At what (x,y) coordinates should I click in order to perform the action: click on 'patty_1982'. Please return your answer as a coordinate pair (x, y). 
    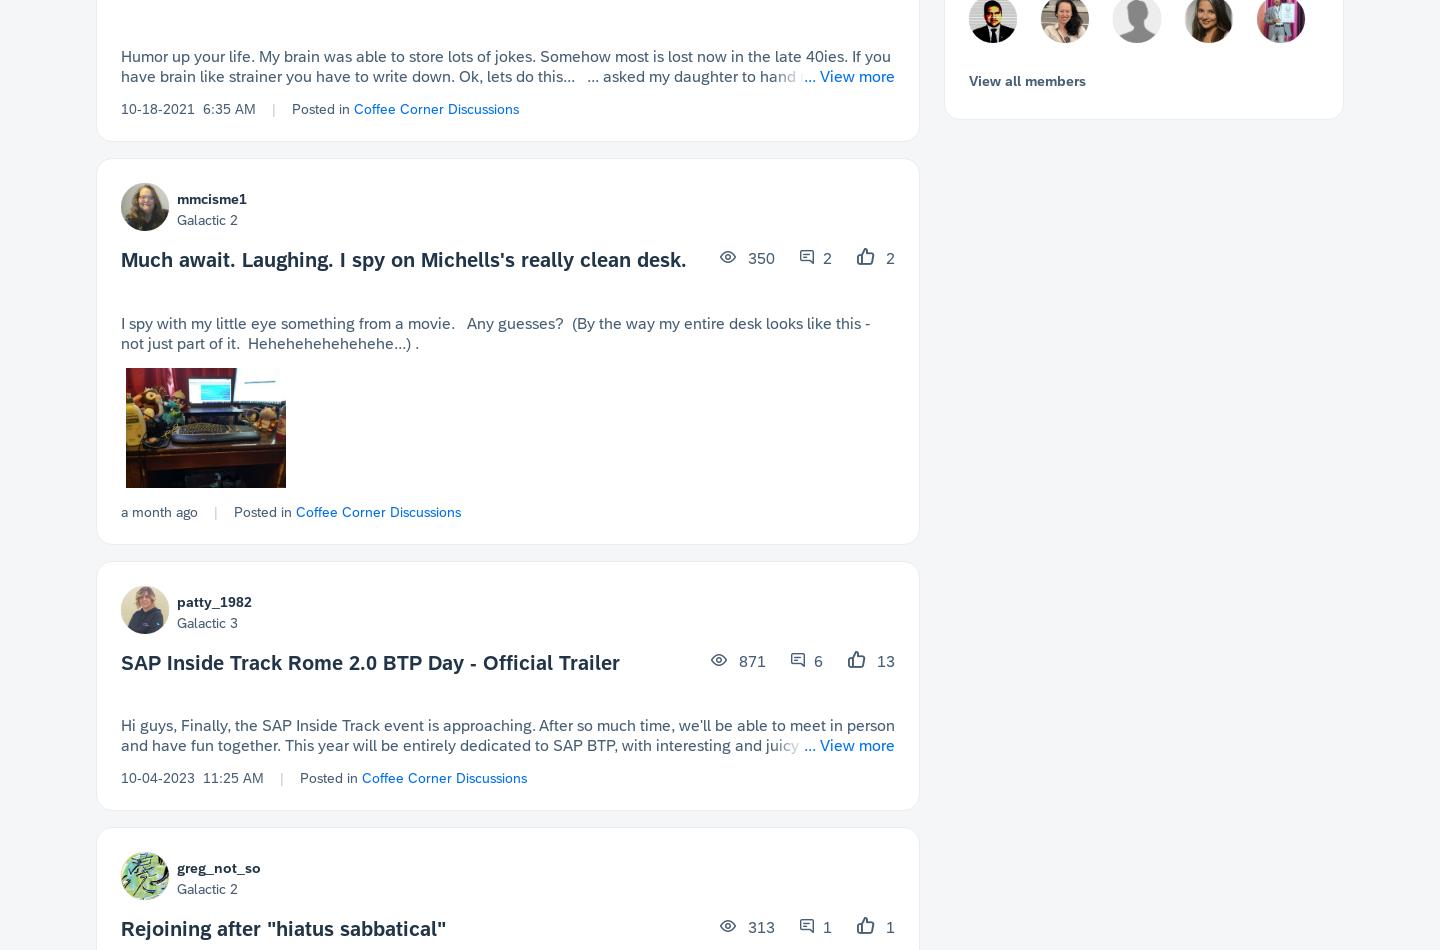
    Looking at the image, I should click on (214, 600).